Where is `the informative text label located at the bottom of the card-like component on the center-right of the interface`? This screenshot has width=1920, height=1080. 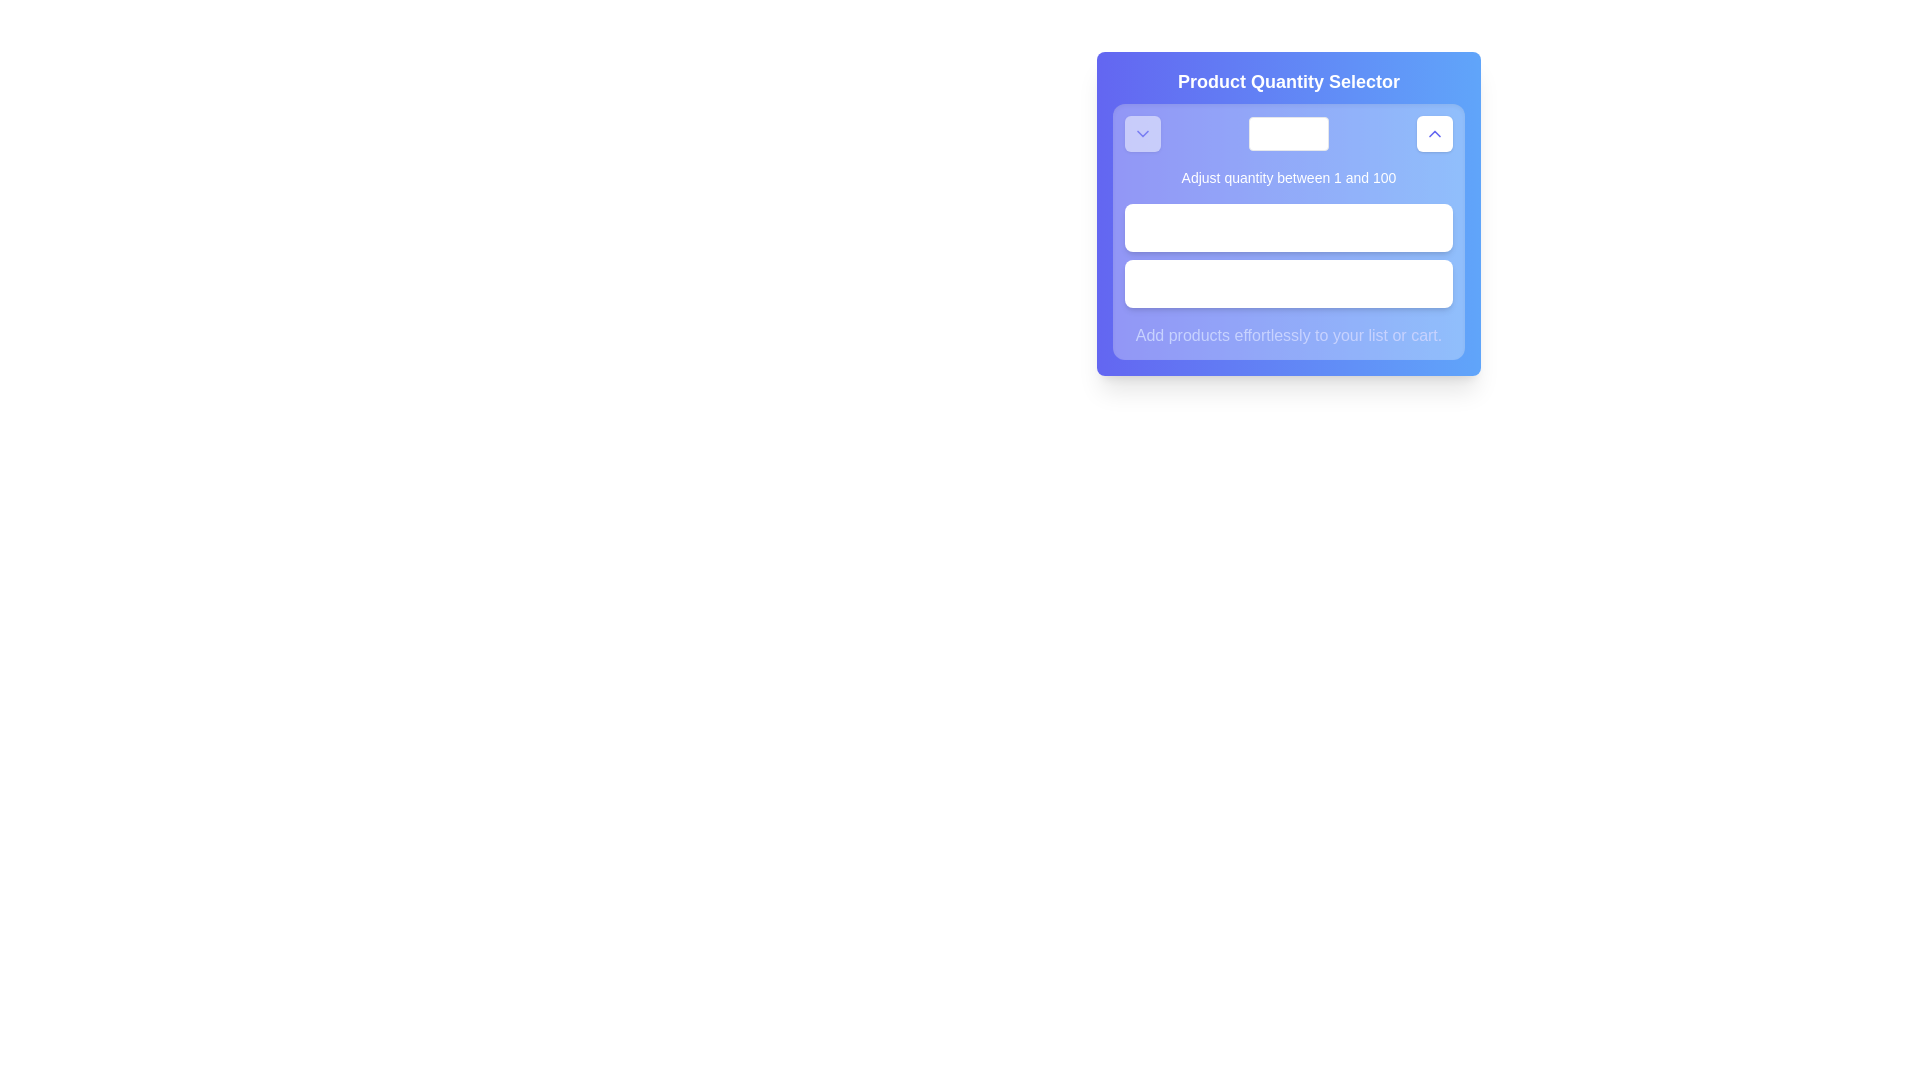
the informative text label located at the bottom of the card-like component on the center-right of the interface is located at coordinates (1289, 334).